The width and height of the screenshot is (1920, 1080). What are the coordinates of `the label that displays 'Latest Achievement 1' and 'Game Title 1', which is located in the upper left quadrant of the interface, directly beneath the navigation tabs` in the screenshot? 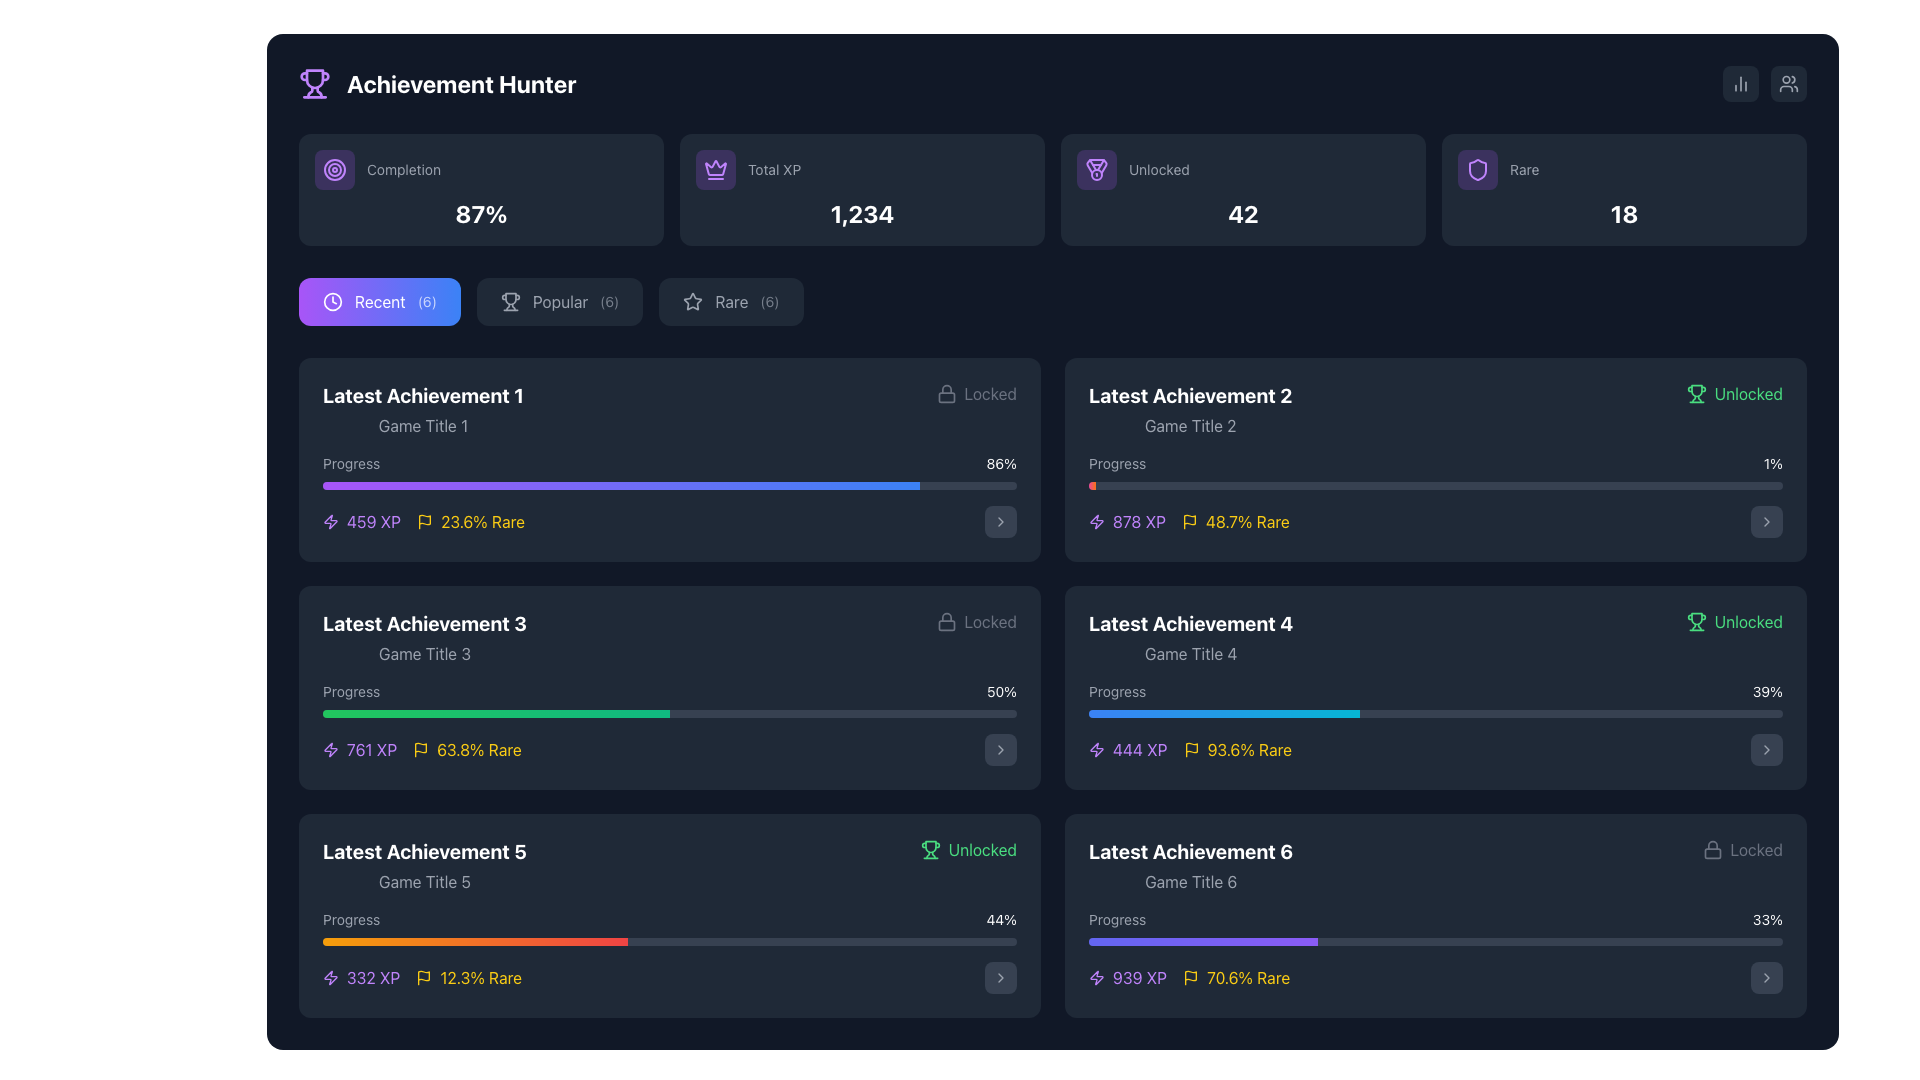 It's located at (422, 408).